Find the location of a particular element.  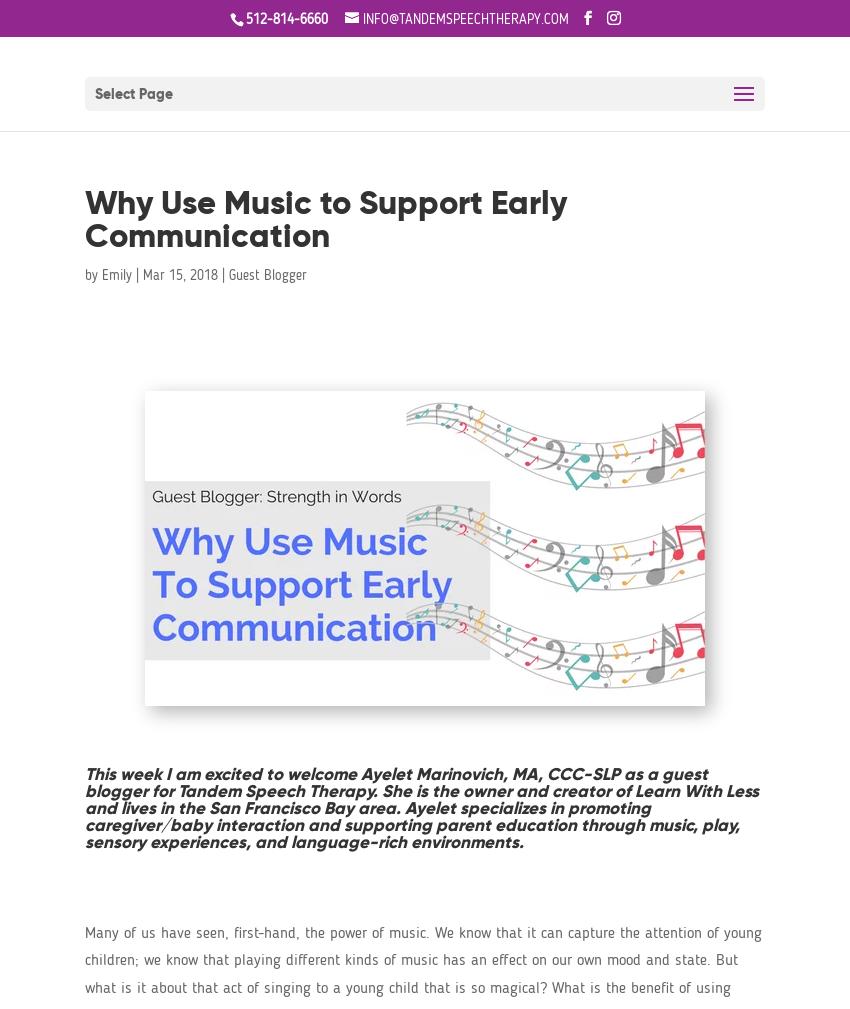

'Select Page' is located at coordinates (94, 93).